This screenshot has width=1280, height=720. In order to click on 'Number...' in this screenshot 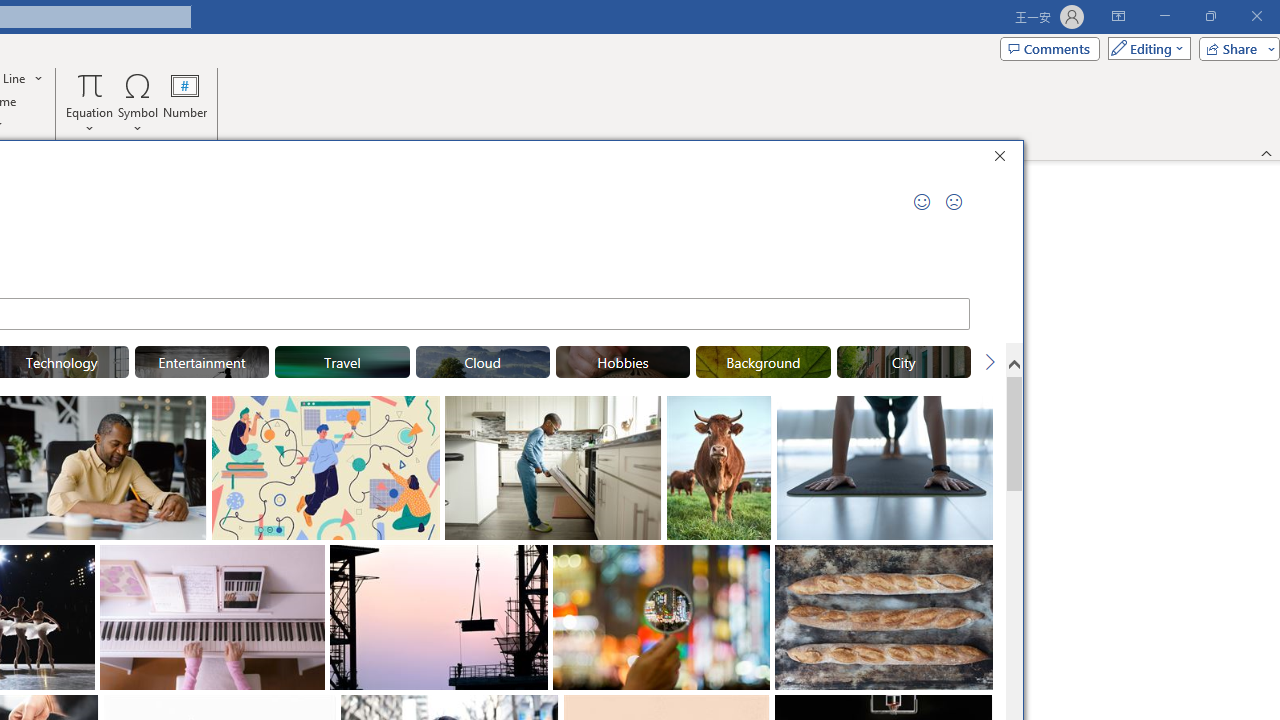, I will do `click(185, 103)`.